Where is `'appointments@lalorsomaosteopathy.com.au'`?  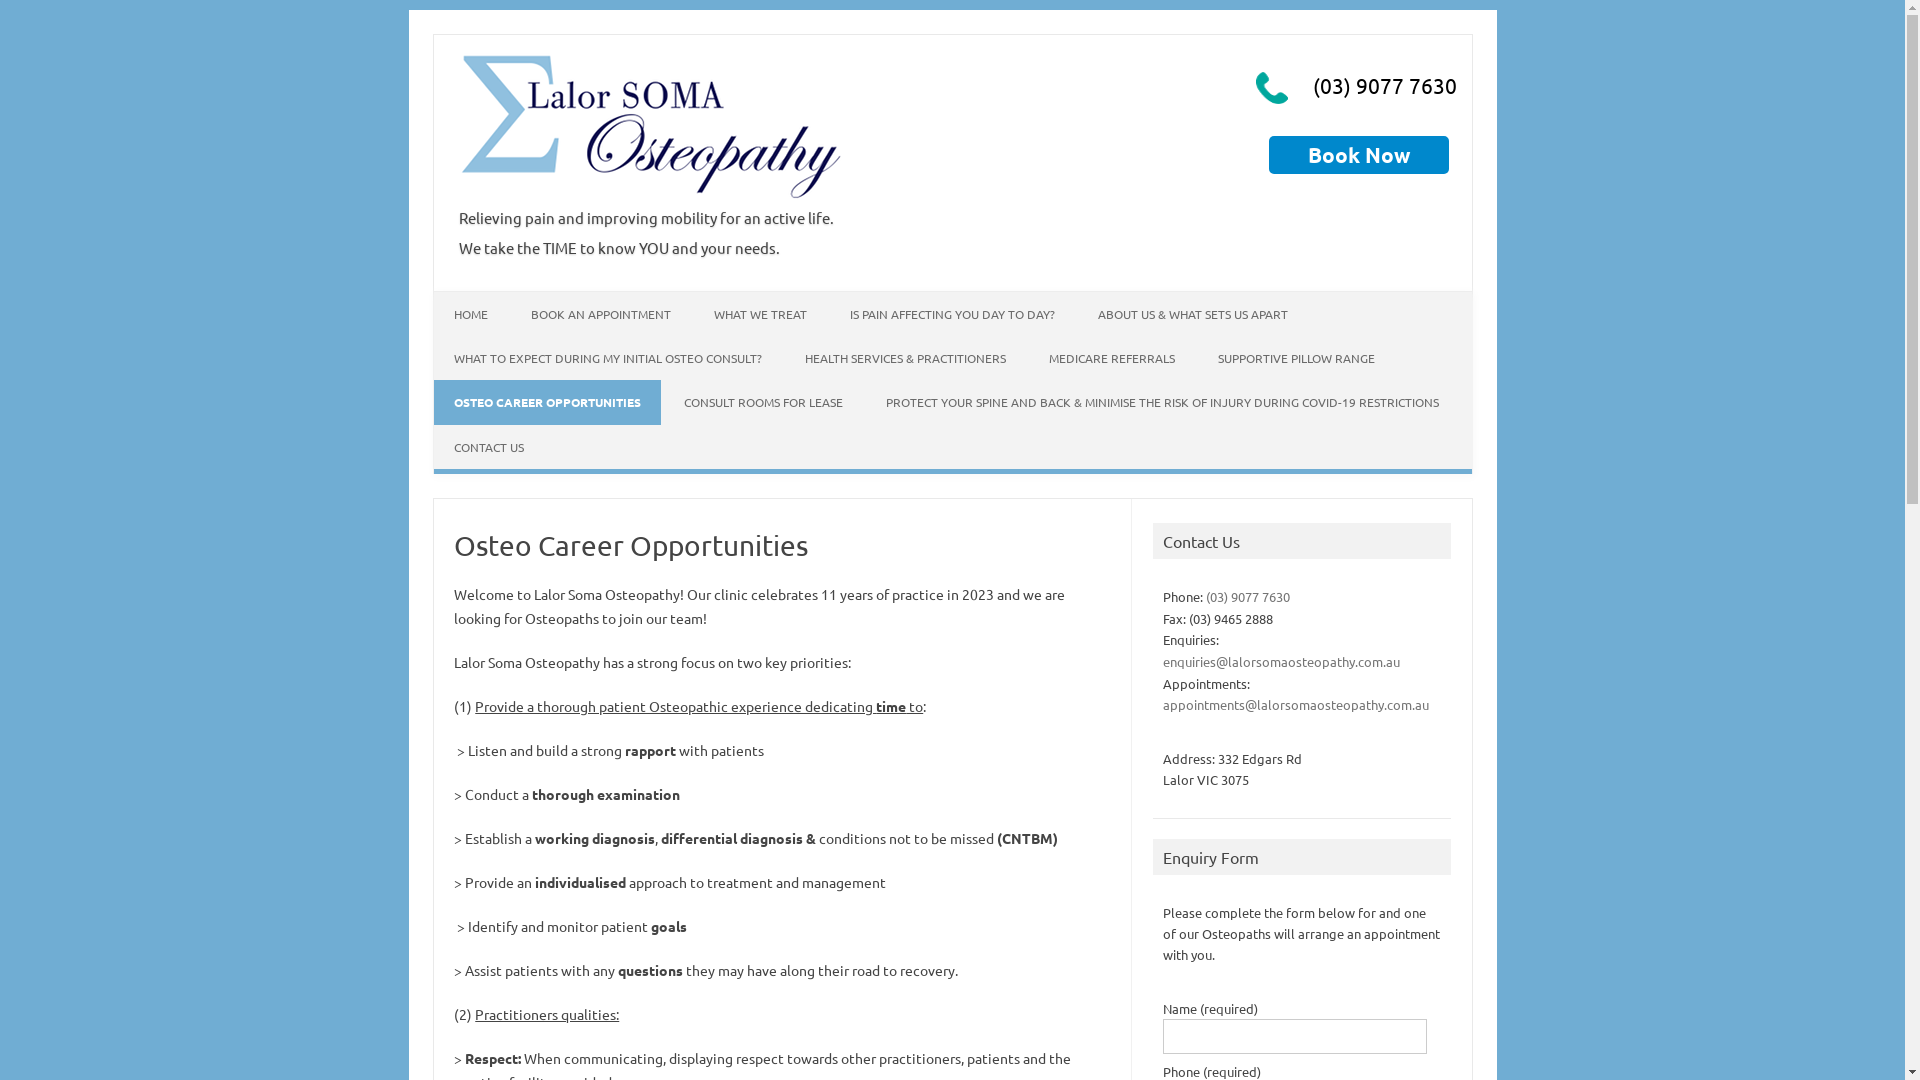 'appointments@lalorsomaosteopathy.com.au' is located at coordinates (1296, 703).